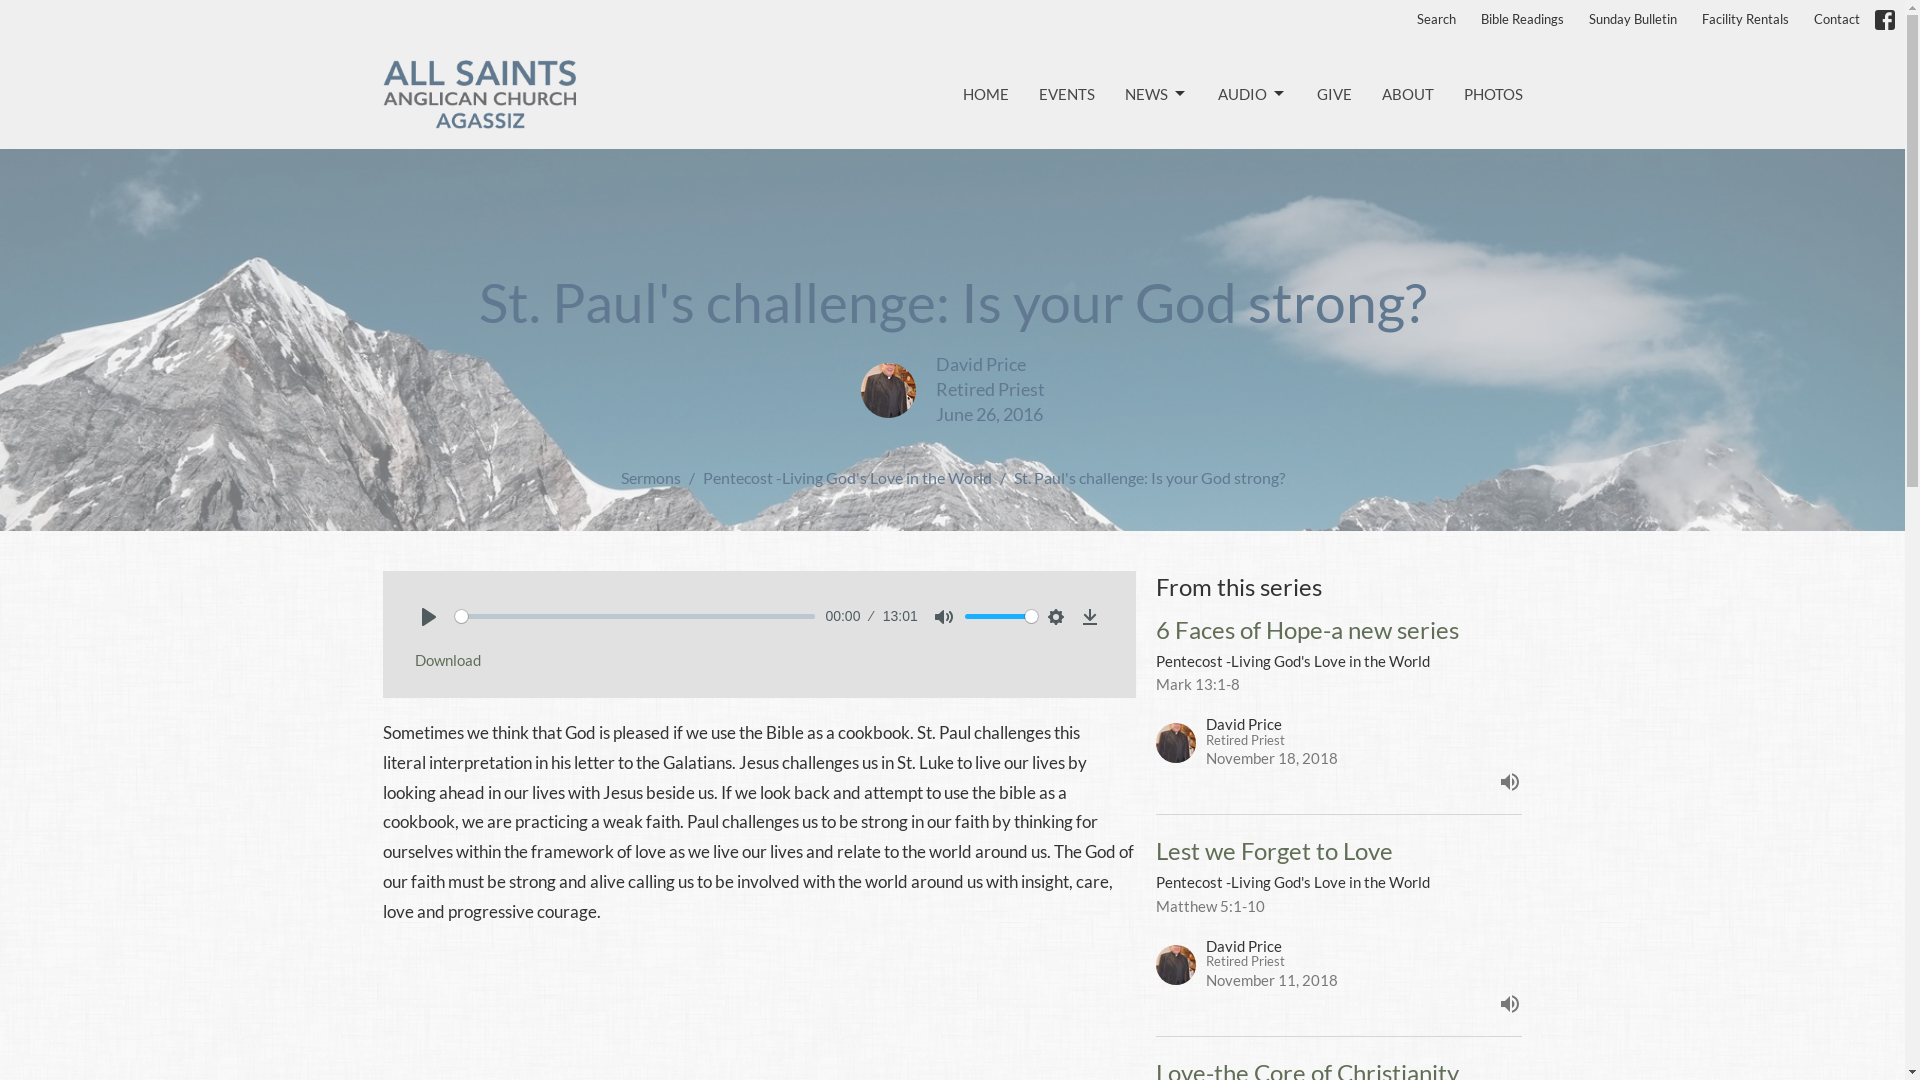 The width and height of the screenshot is (1920, 1080). I want to click on 'HOME', so click(984, 94).